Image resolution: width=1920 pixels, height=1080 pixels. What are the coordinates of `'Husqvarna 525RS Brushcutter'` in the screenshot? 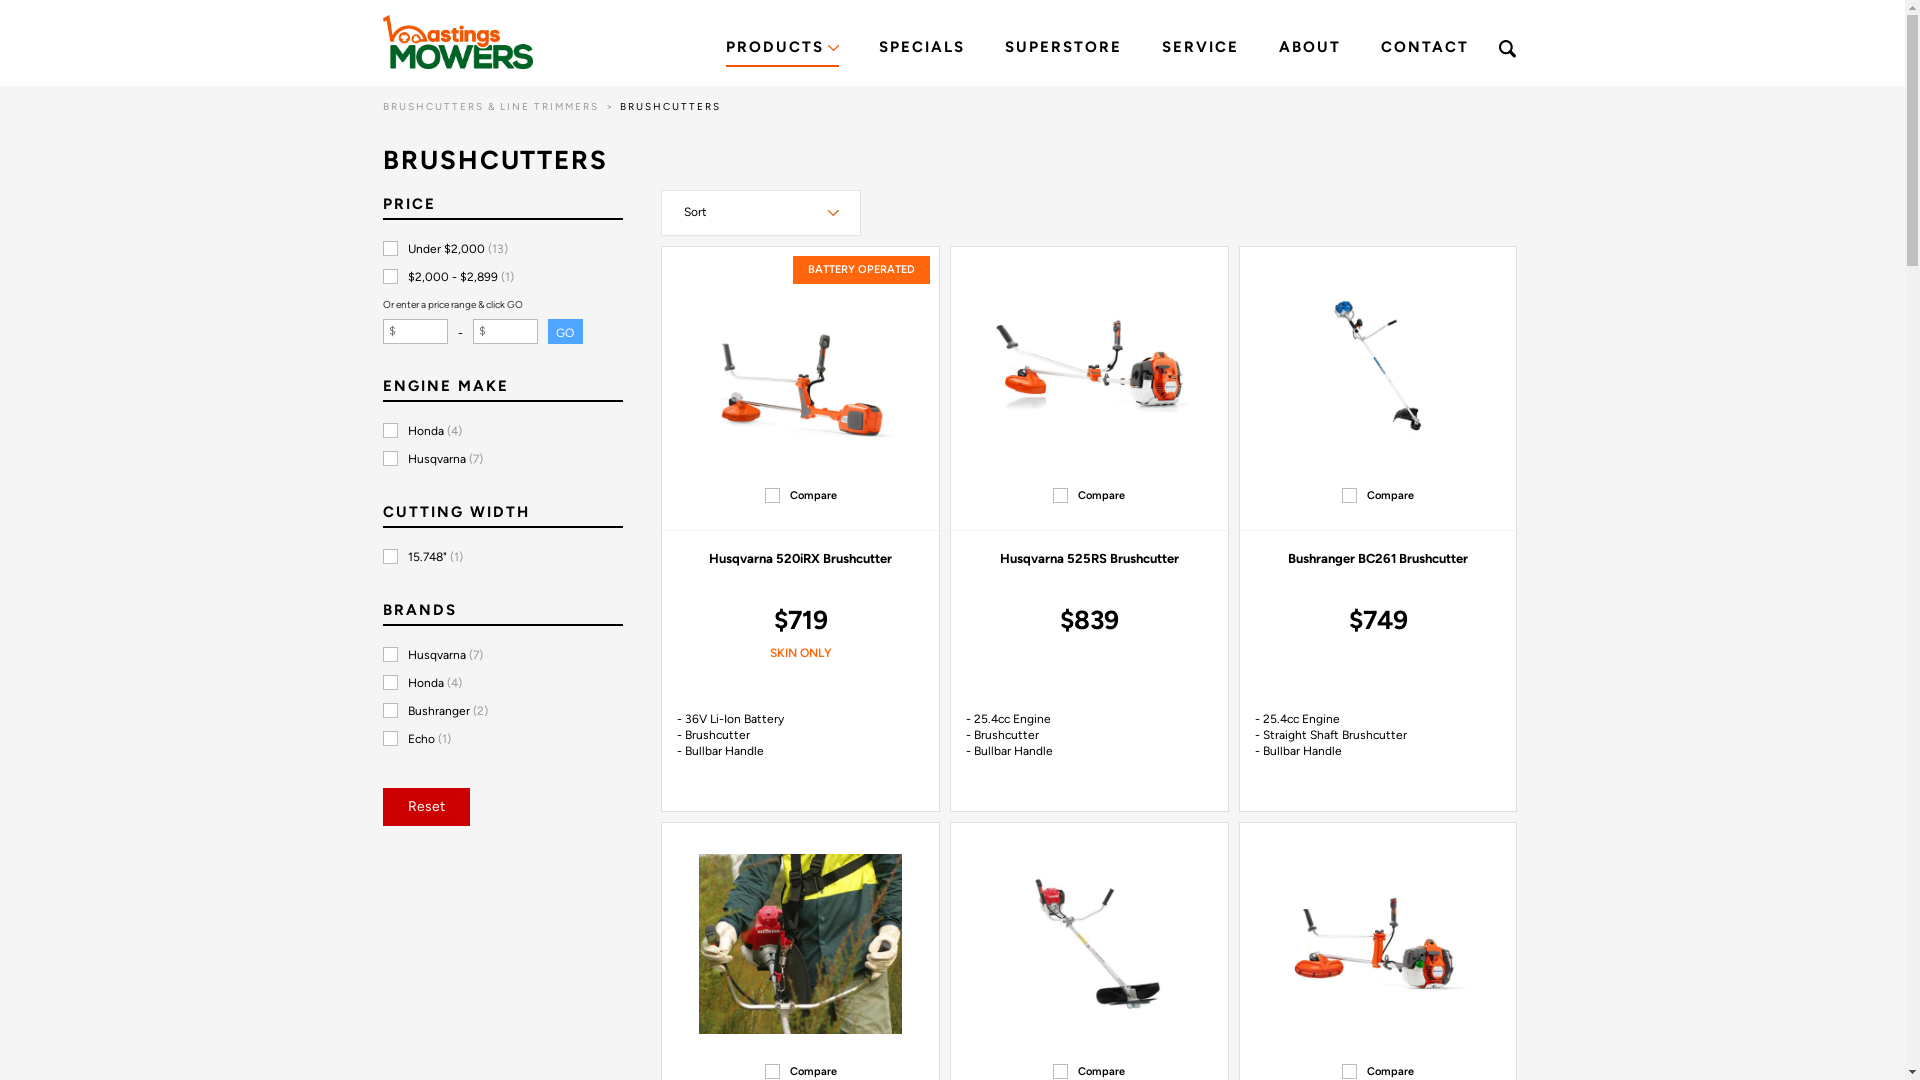 It's located at (1088, 558).